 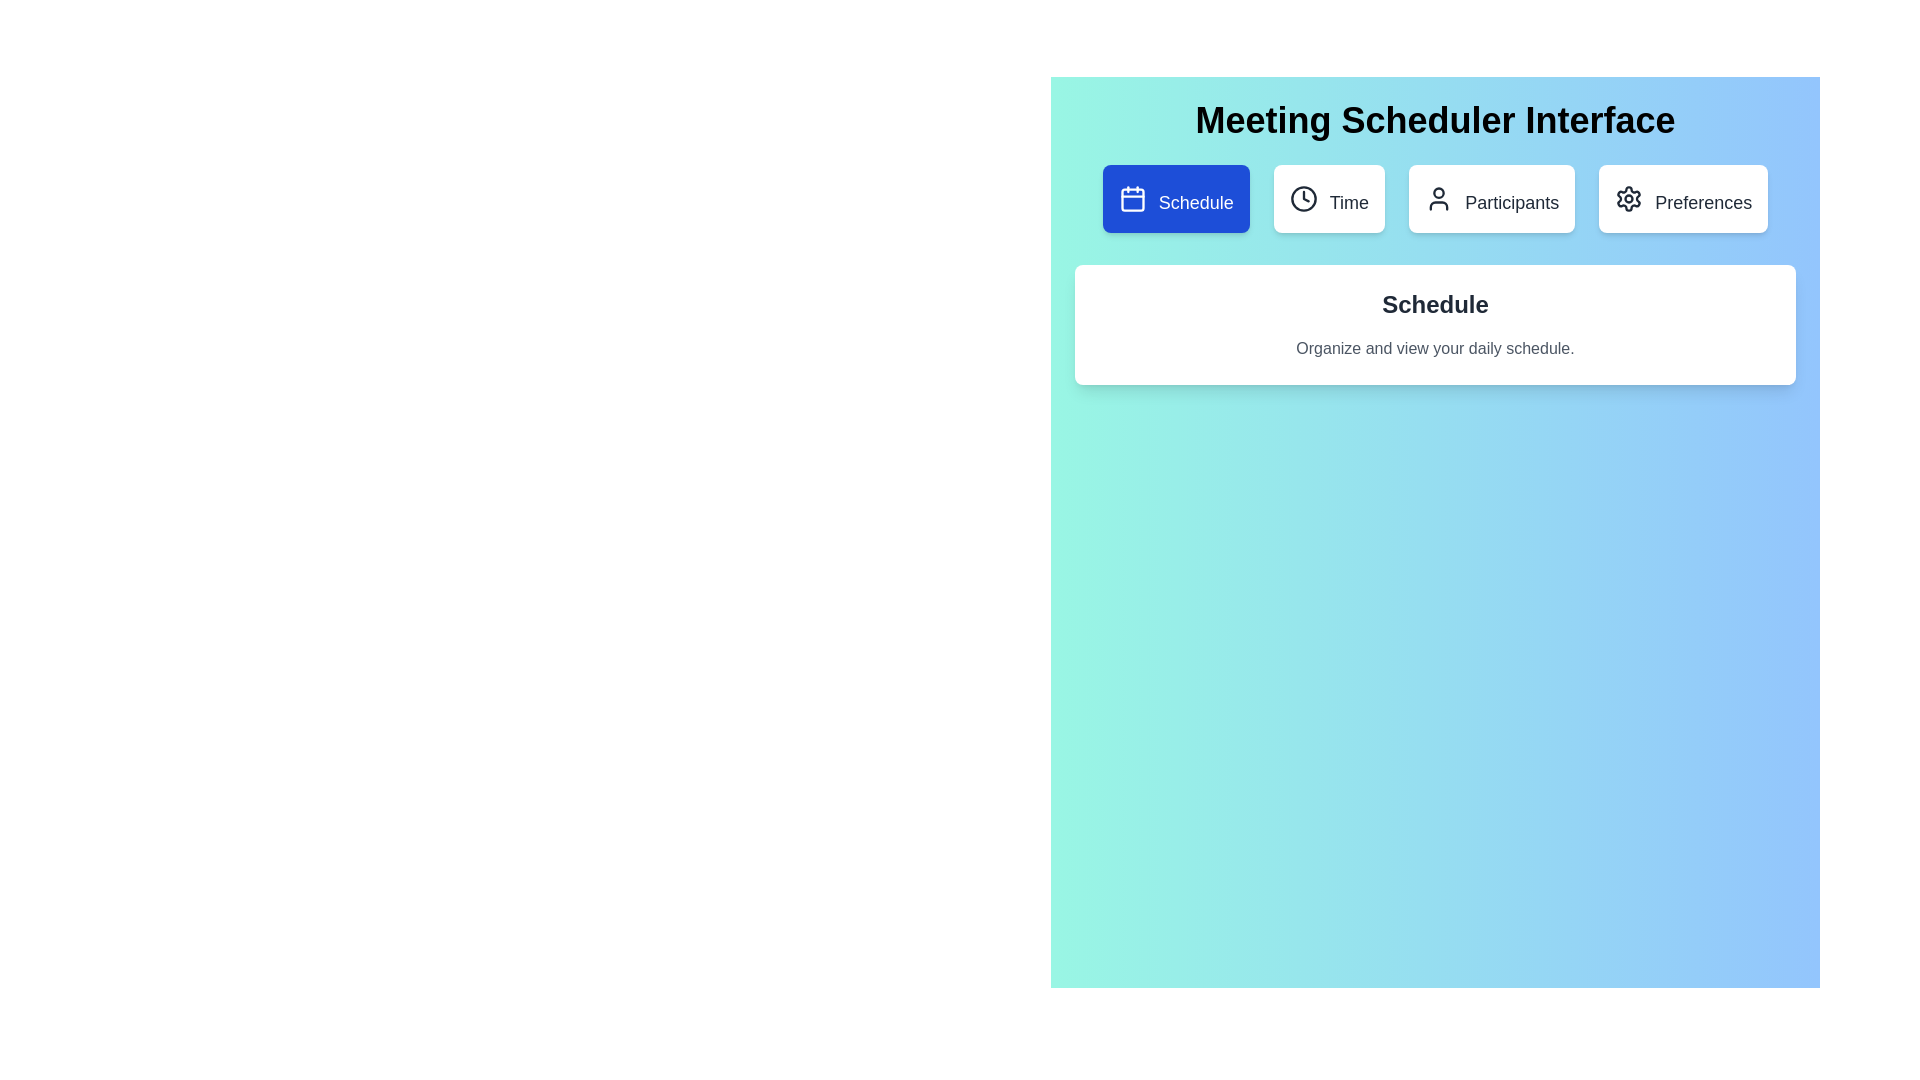 I want to click on the circular element representing the head of a human figure icon within the 'Participants' button, so click(x=1438, y=193).